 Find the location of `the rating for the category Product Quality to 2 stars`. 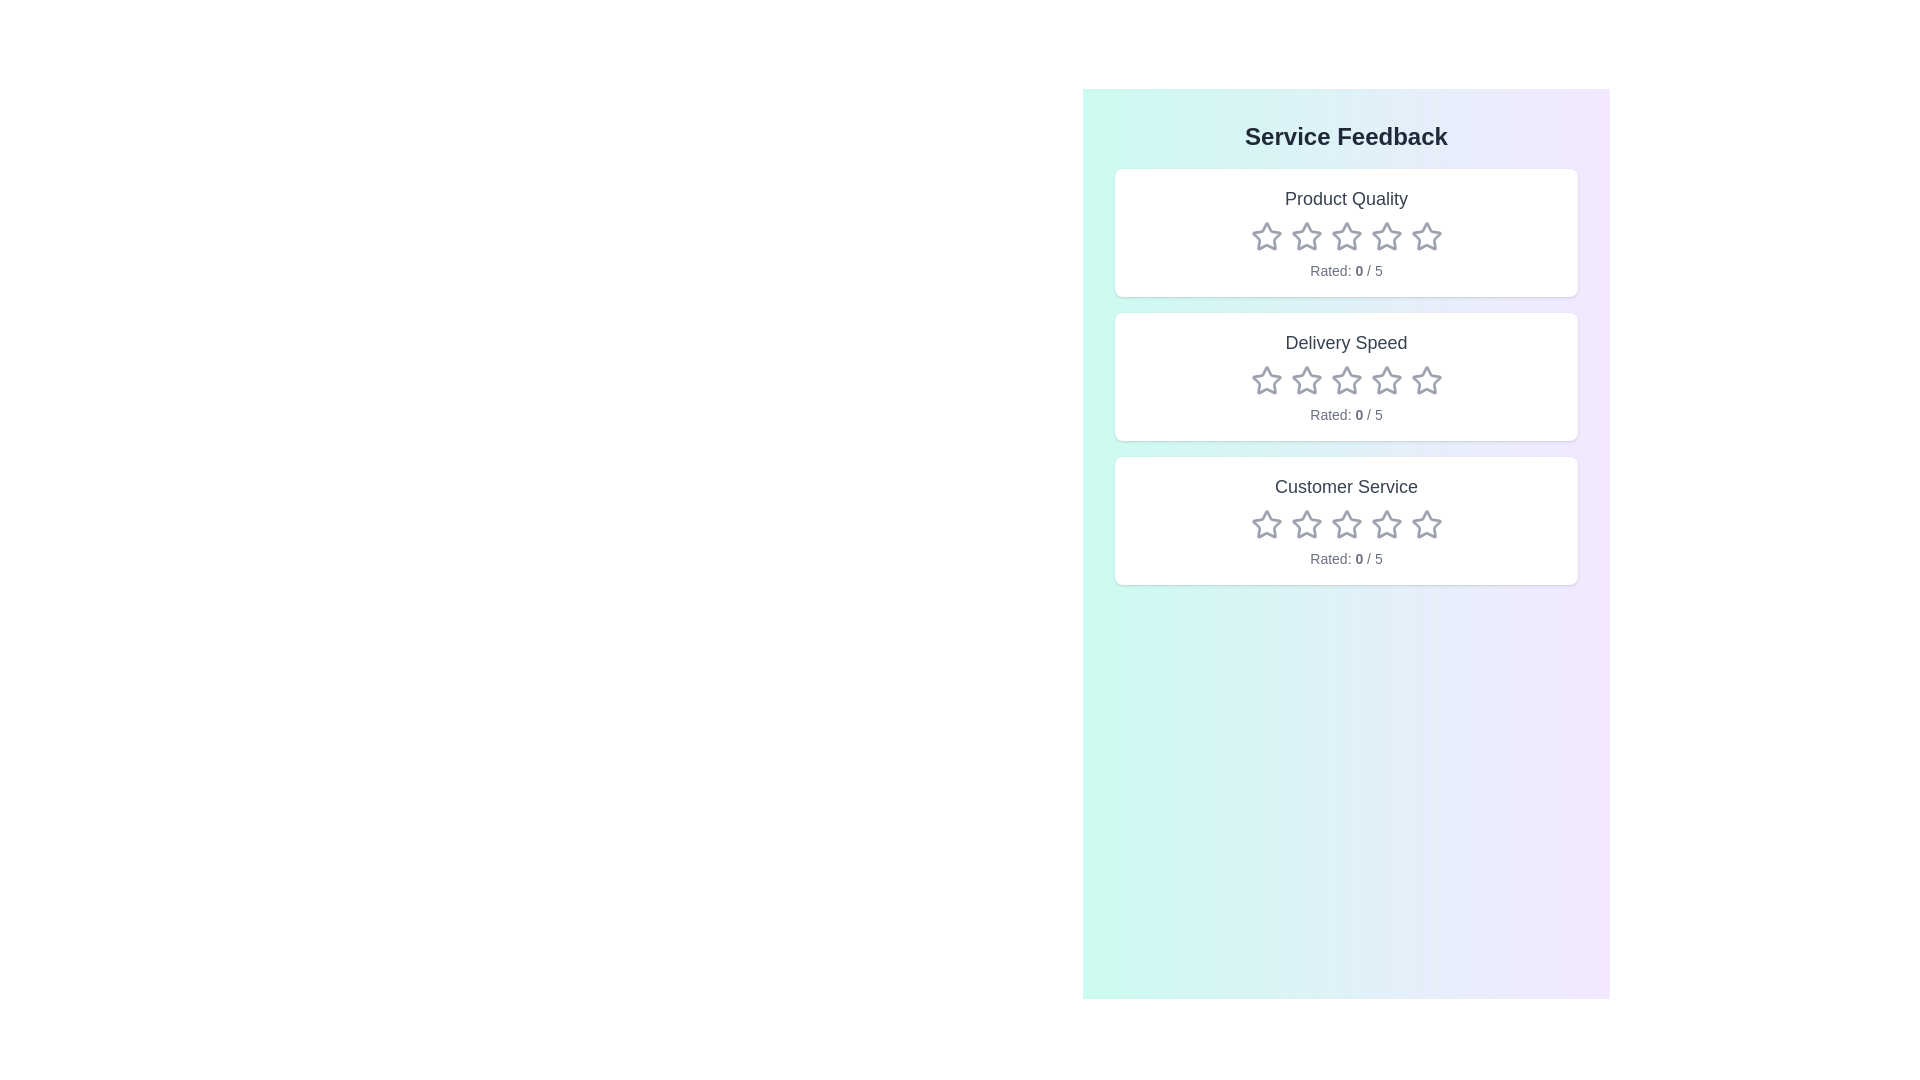

the rating for the category Product Quality to 2 stars is located at coordinates (1306, 235).